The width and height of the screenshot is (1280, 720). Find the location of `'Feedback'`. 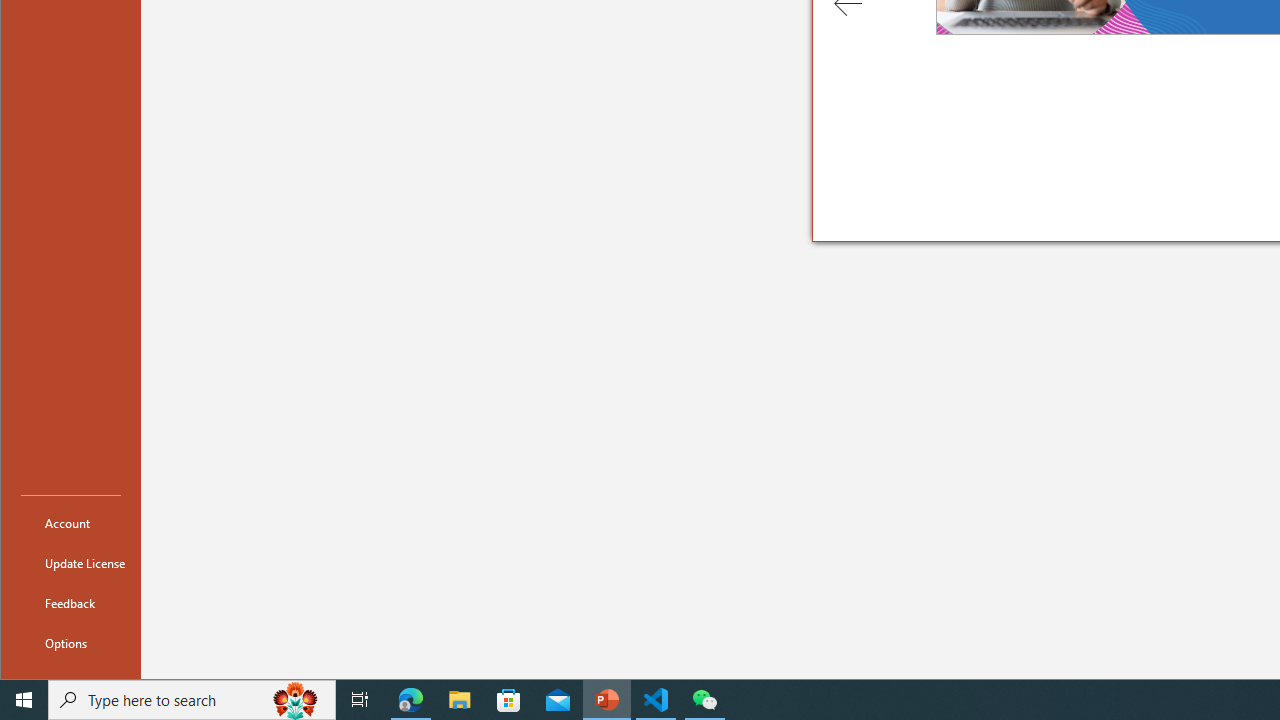

'Feedback' is located at coordinates (71, 602).